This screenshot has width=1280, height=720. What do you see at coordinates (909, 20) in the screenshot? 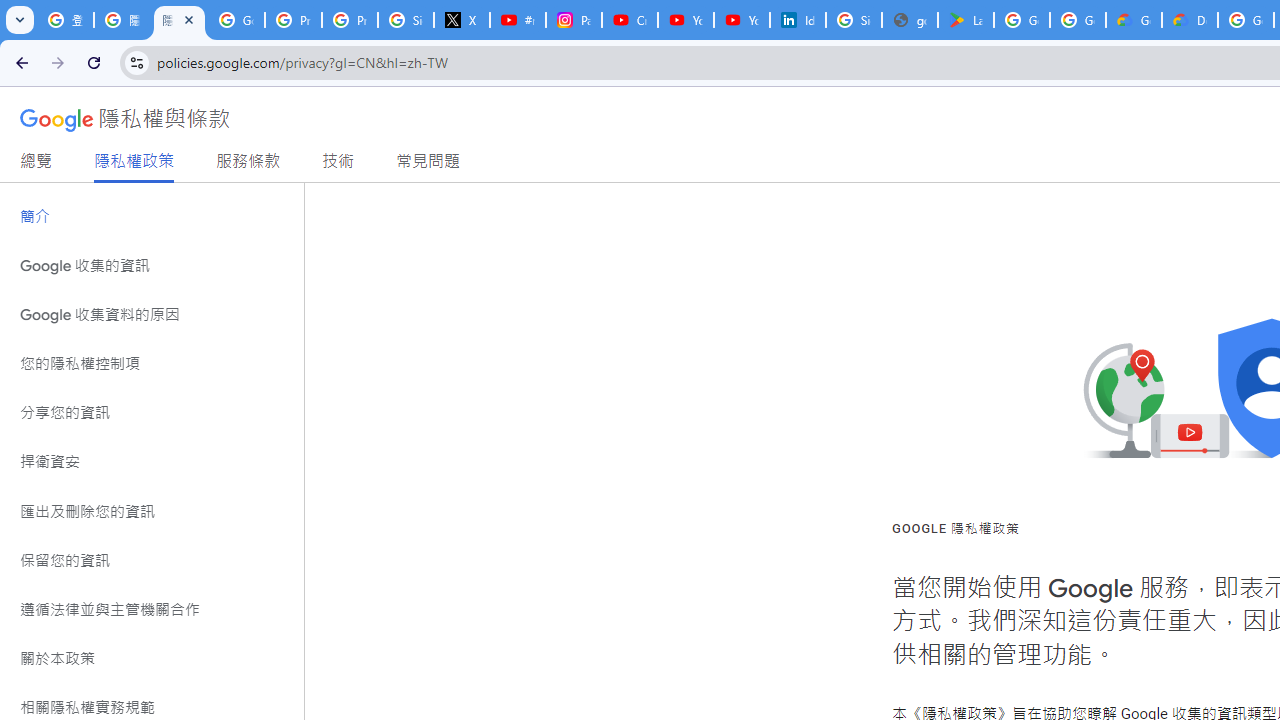
I see `'google_privacy_policy_en.pdf'` at bounding box center [909, 20].